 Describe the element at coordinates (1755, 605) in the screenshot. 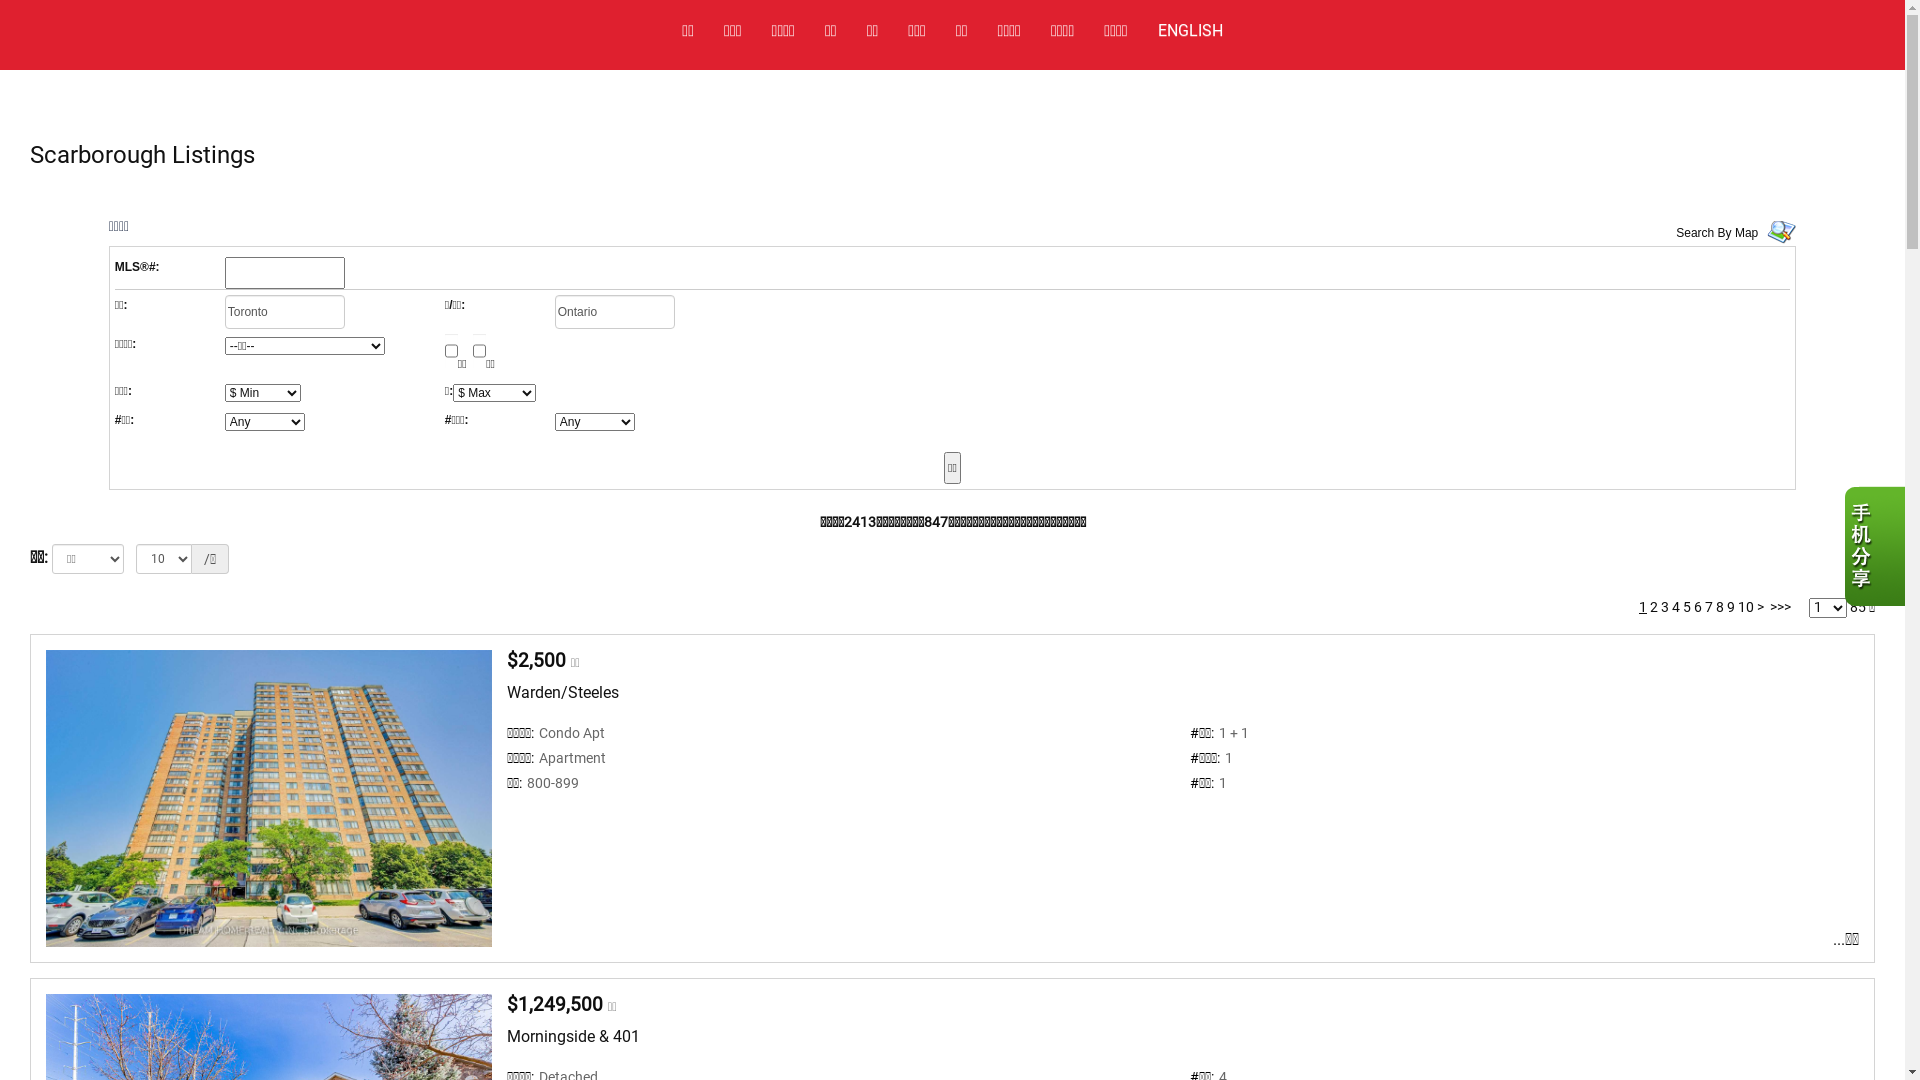

I see `'>'` at that location.